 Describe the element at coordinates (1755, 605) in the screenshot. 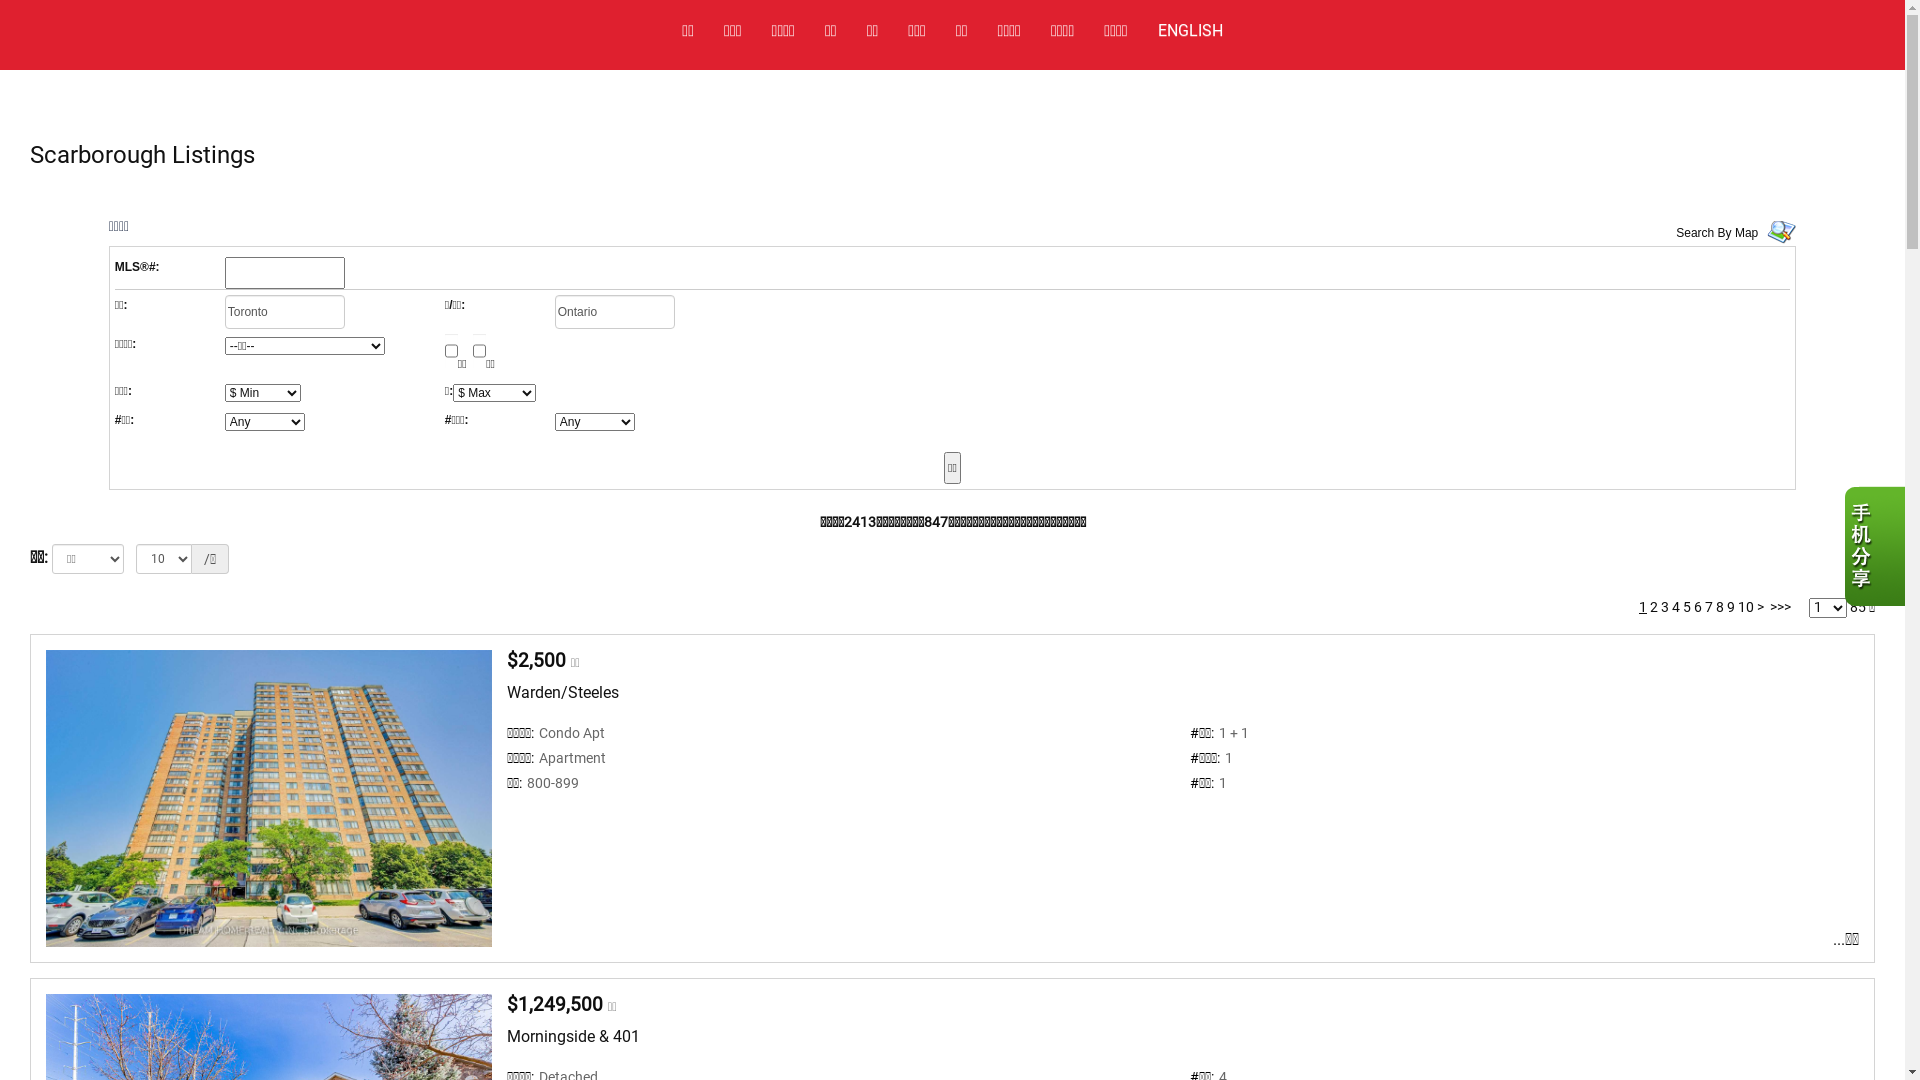

I see `'>'` at that location.